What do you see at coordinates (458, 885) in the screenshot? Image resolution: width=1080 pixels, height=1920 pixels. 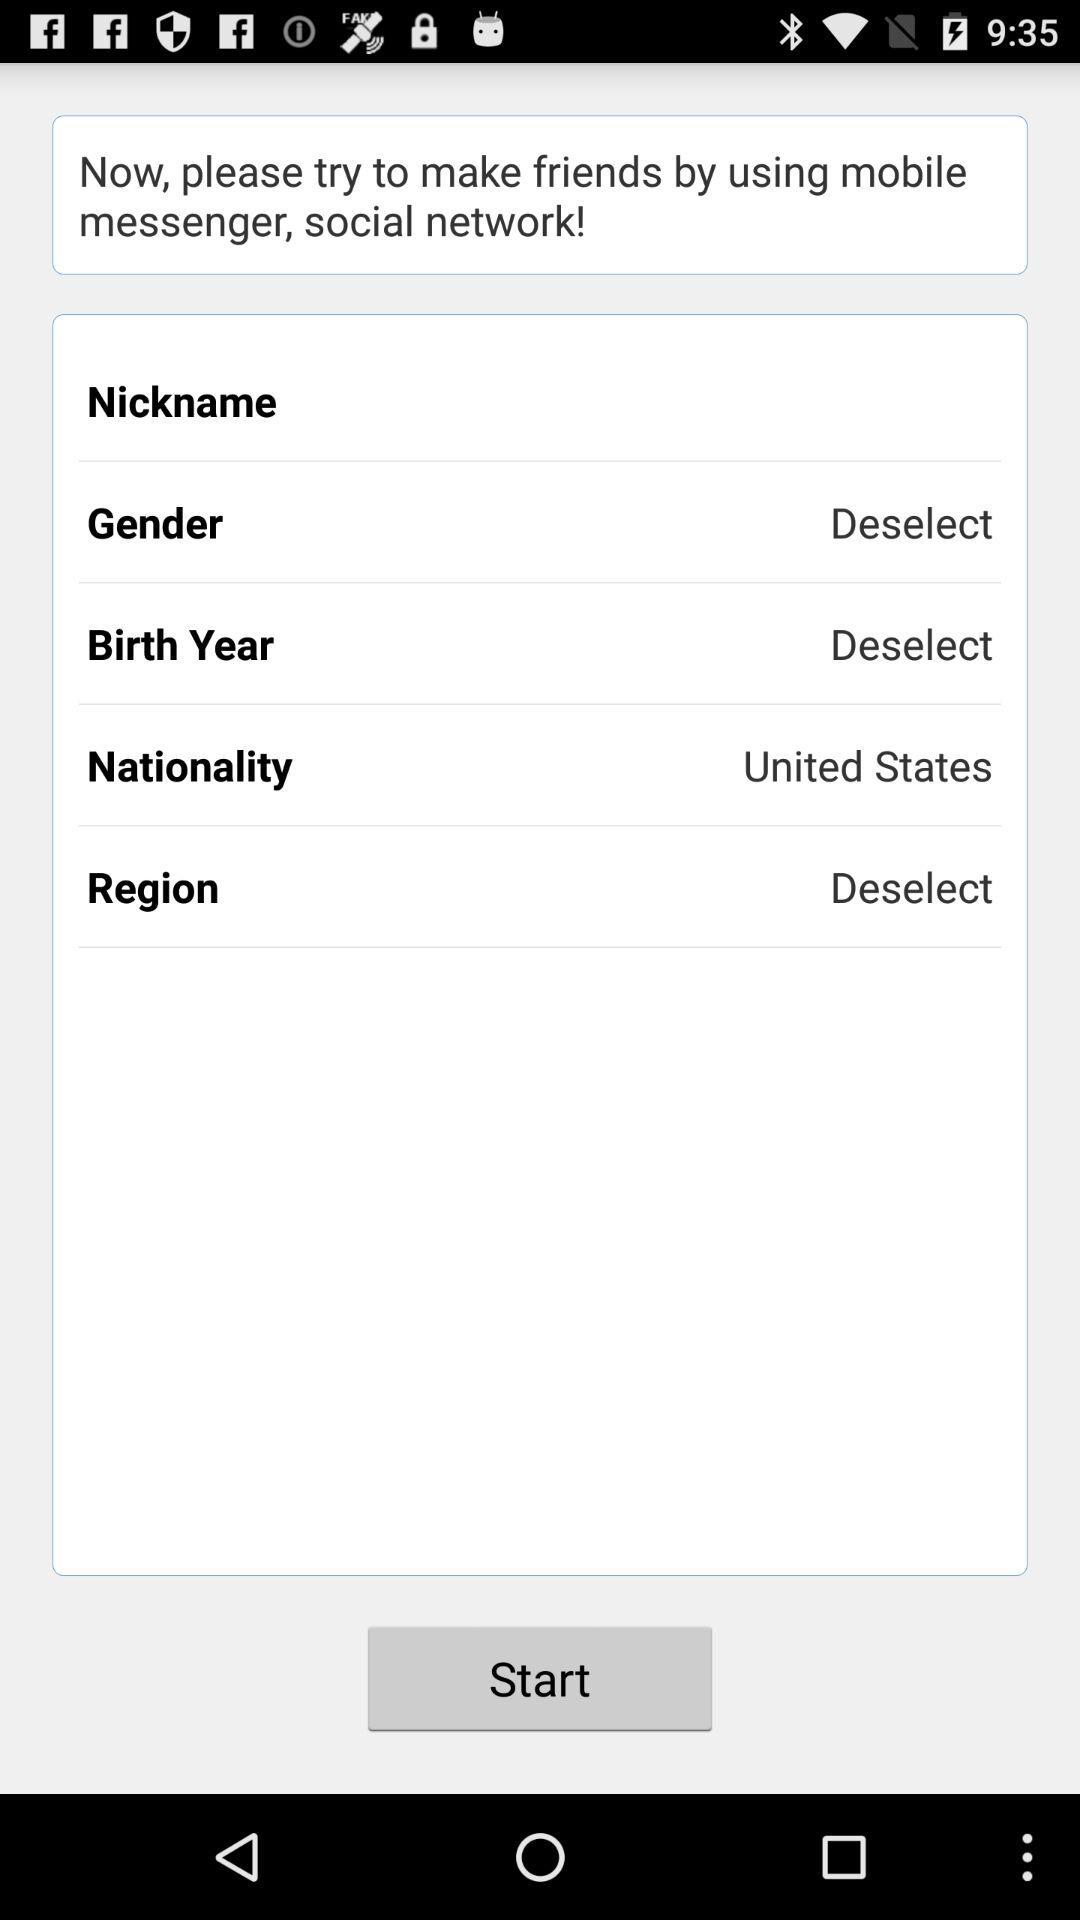 I see `region` at bounding box center [458, 885].